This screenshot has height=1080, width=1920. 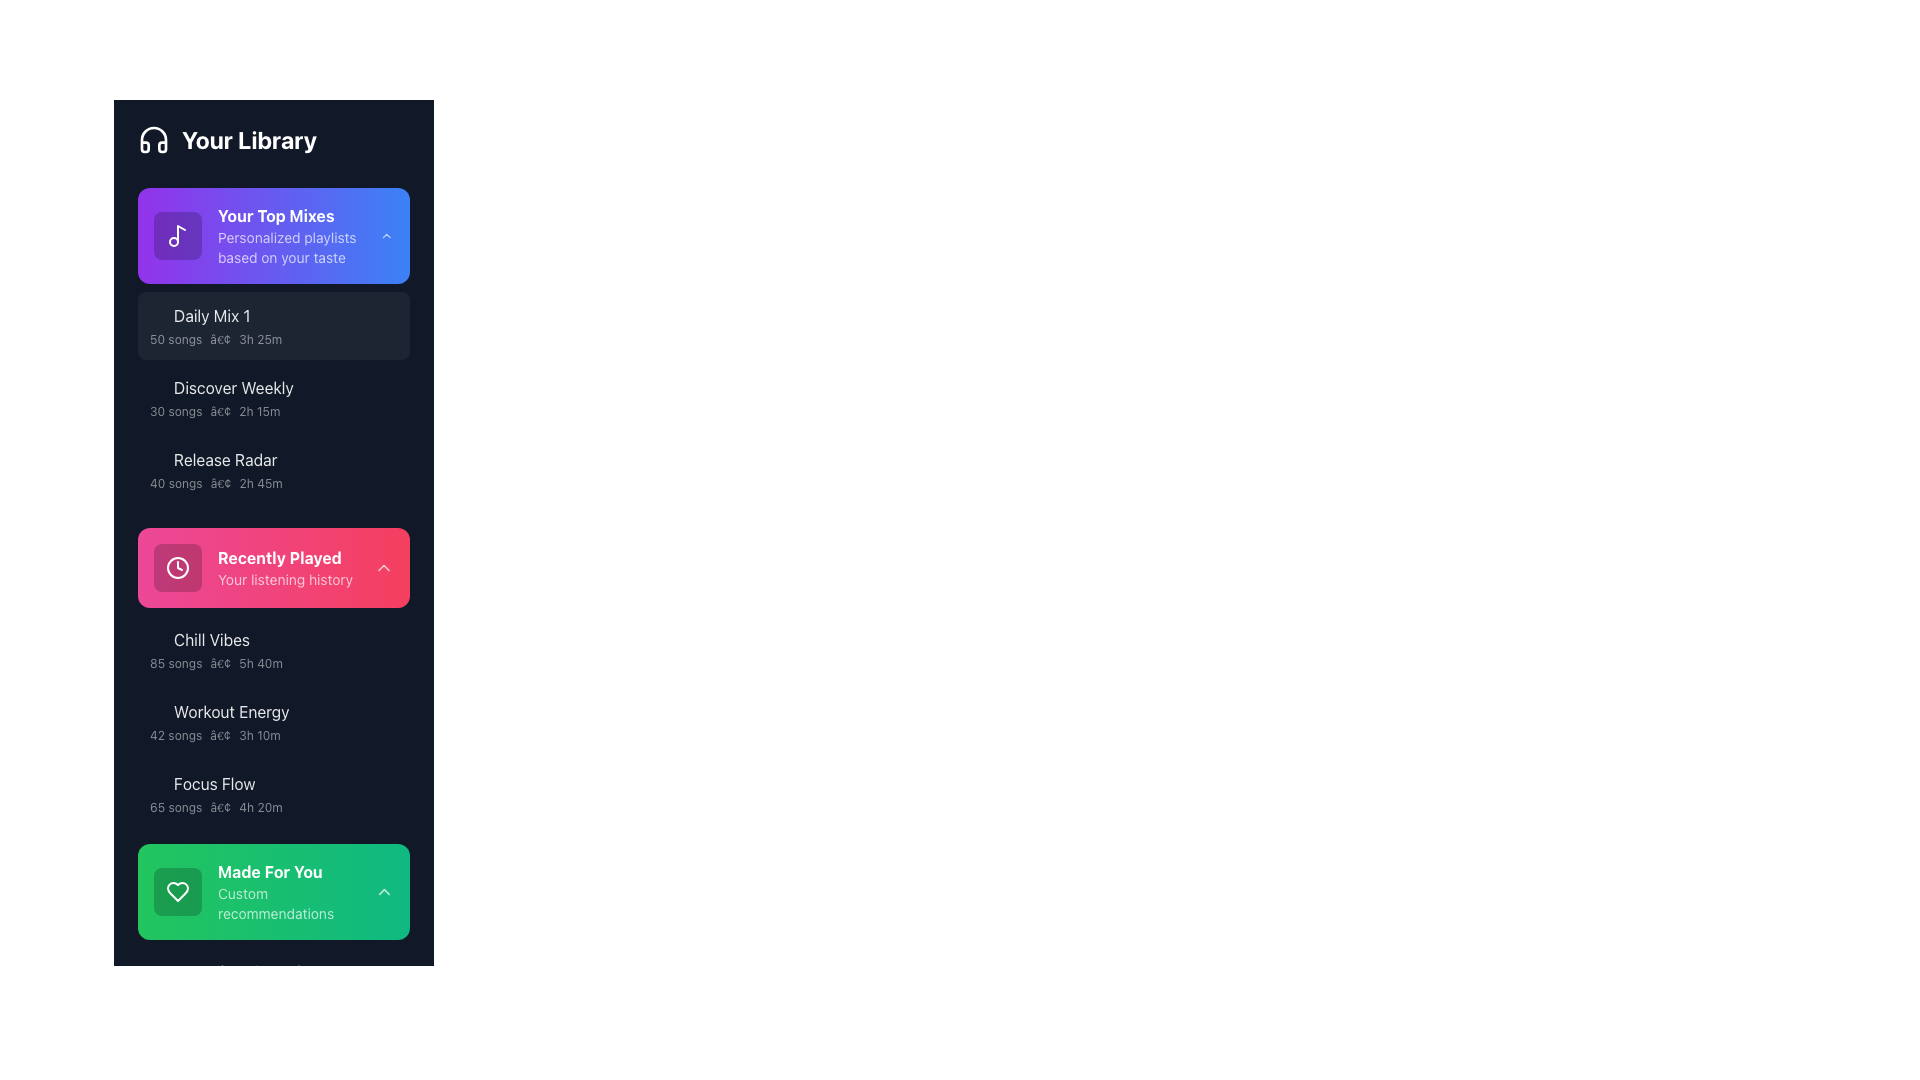 What do you see at coordinates (263, 890) in the screenshot?
I see `the 'Made For You' button with a green background and a heart-shaped icon` at bounding box center [263, 890].